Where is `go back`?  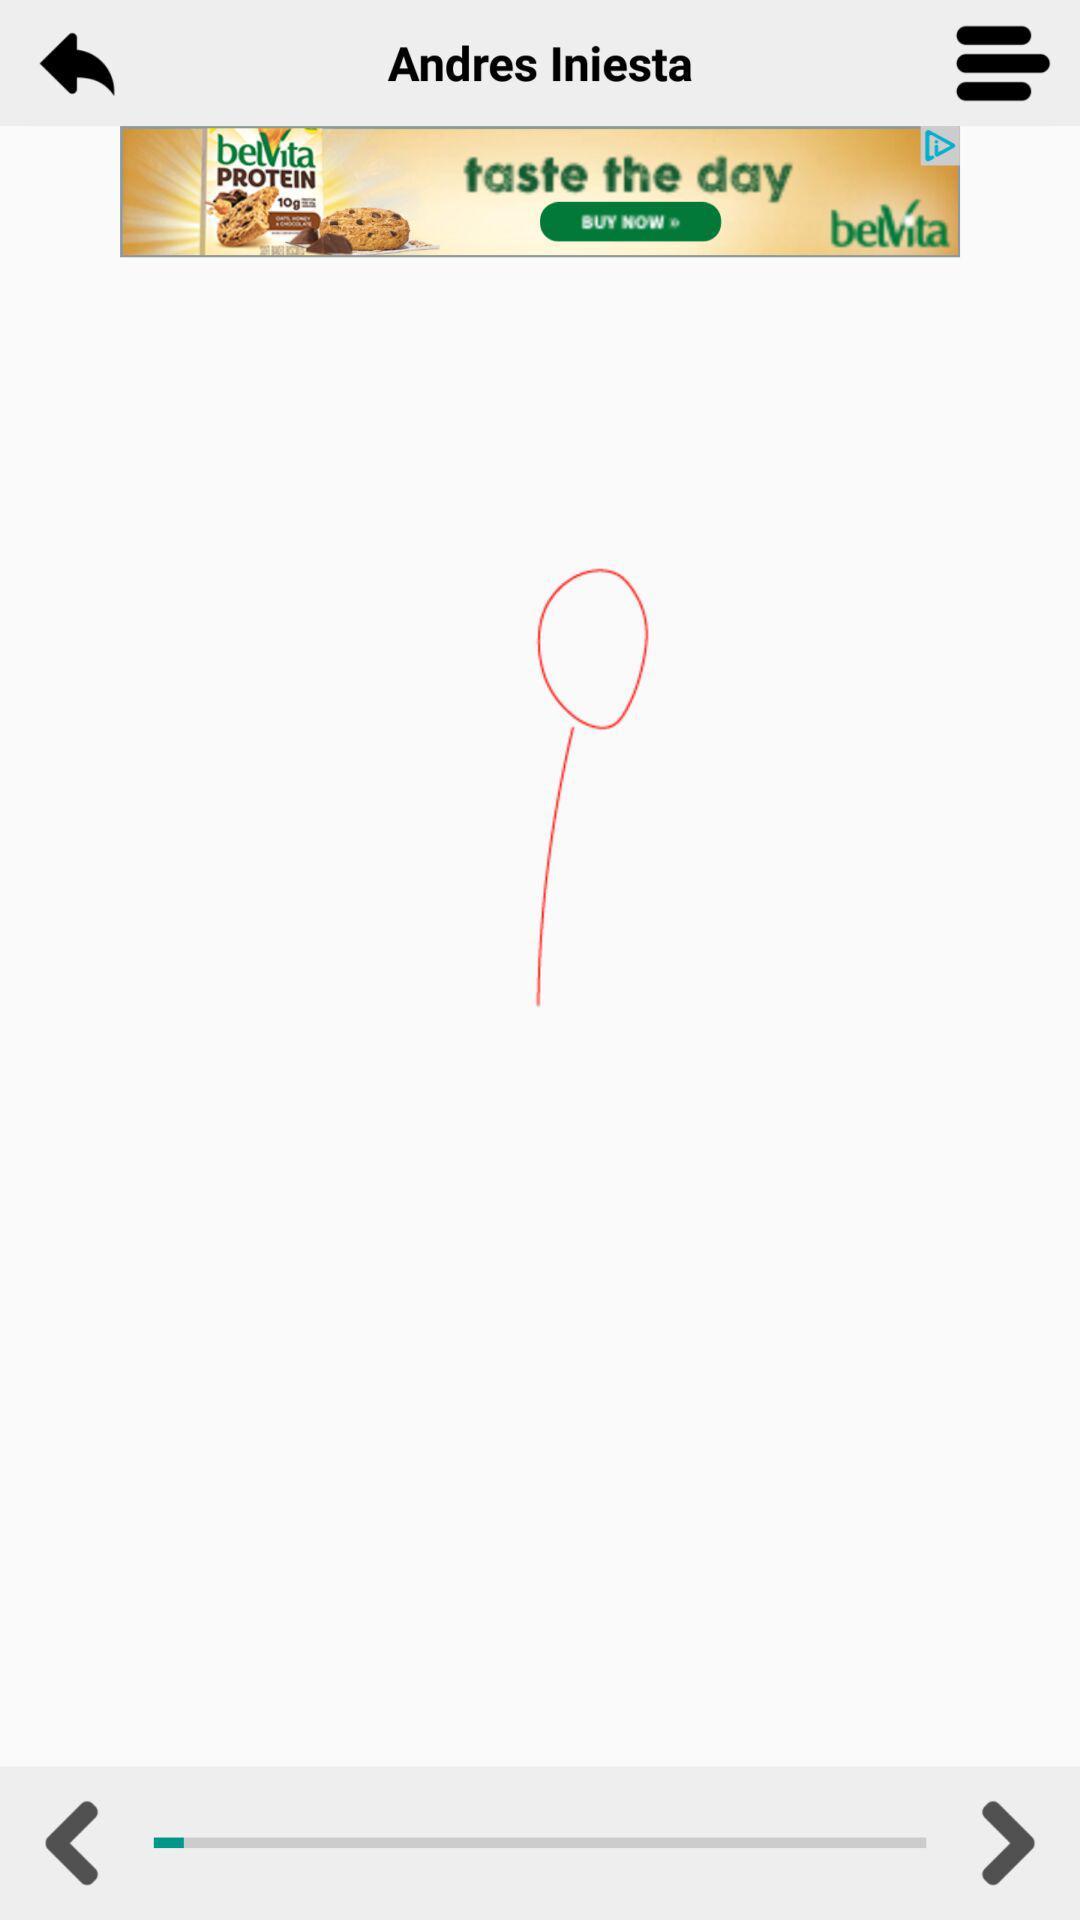
go back is located at coordinates (75, 62).